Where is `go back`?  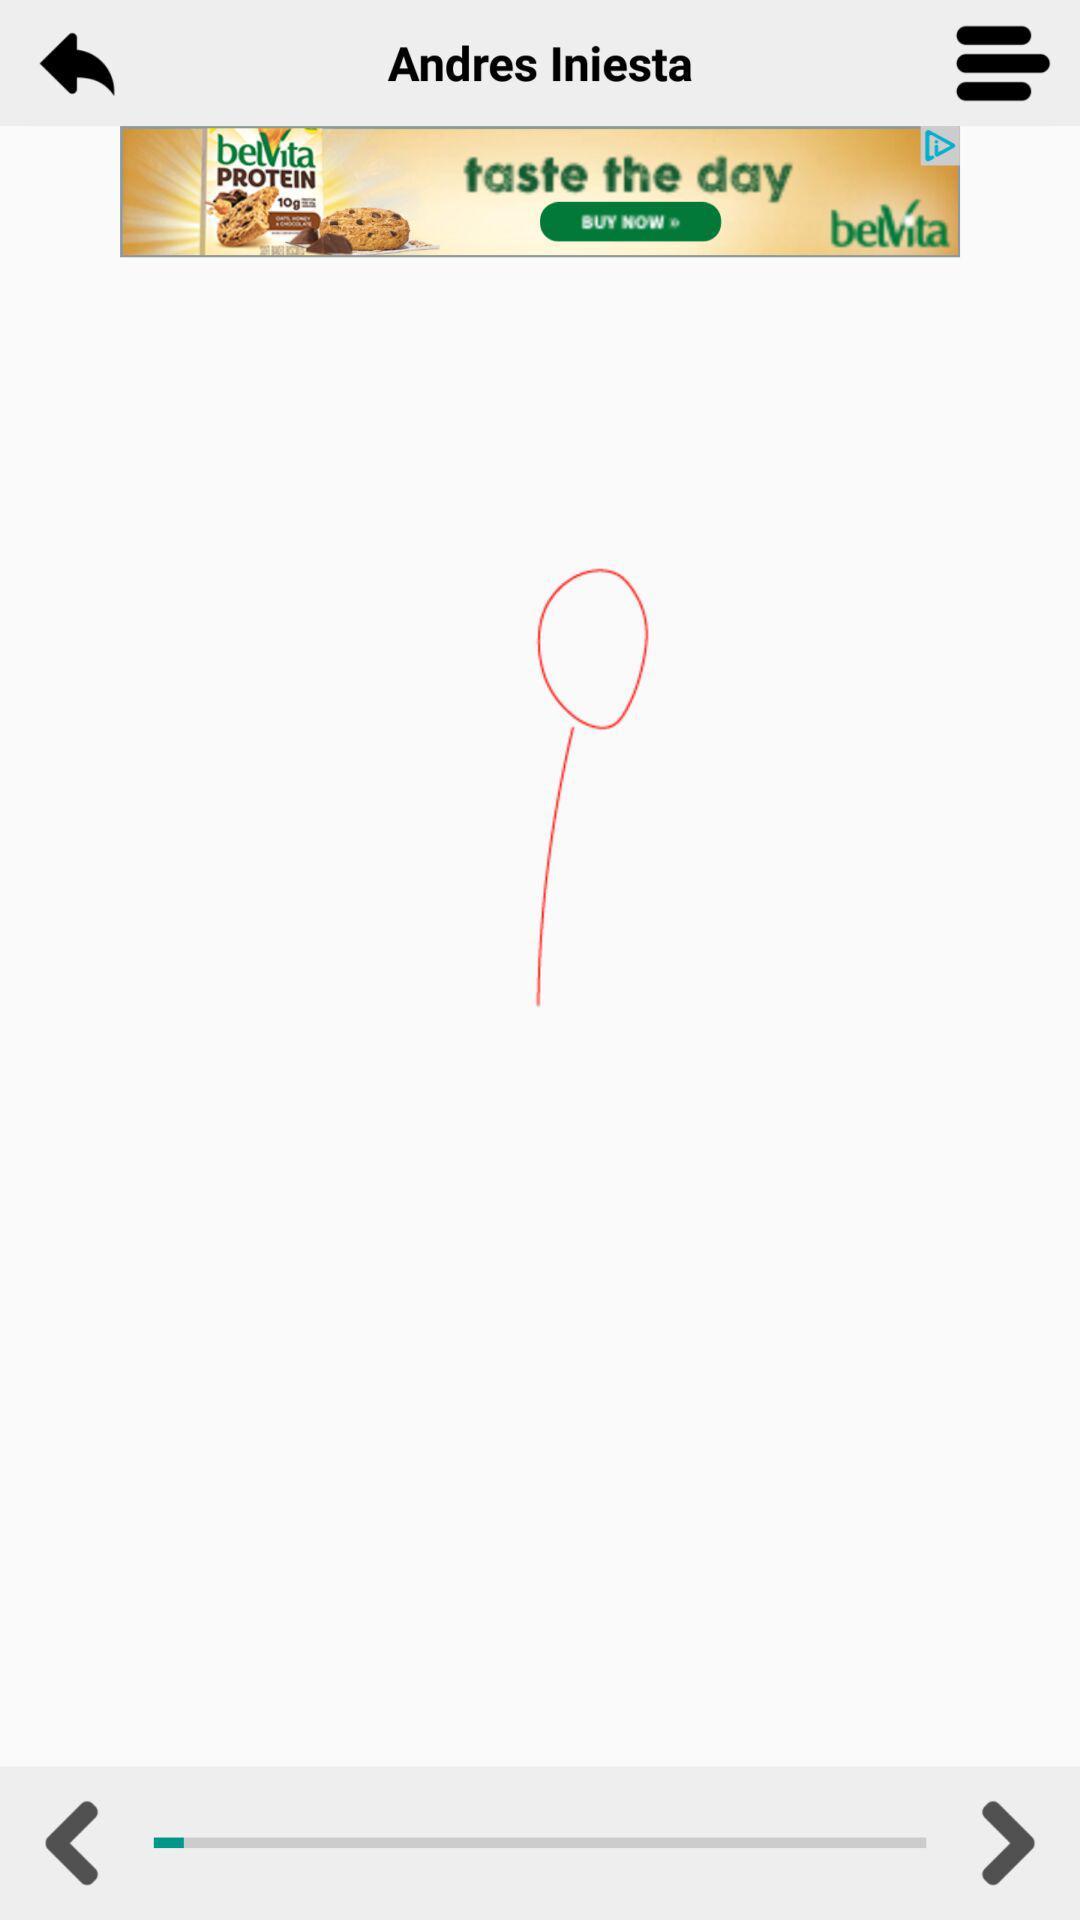
go back is located at coordinates (75, 62).